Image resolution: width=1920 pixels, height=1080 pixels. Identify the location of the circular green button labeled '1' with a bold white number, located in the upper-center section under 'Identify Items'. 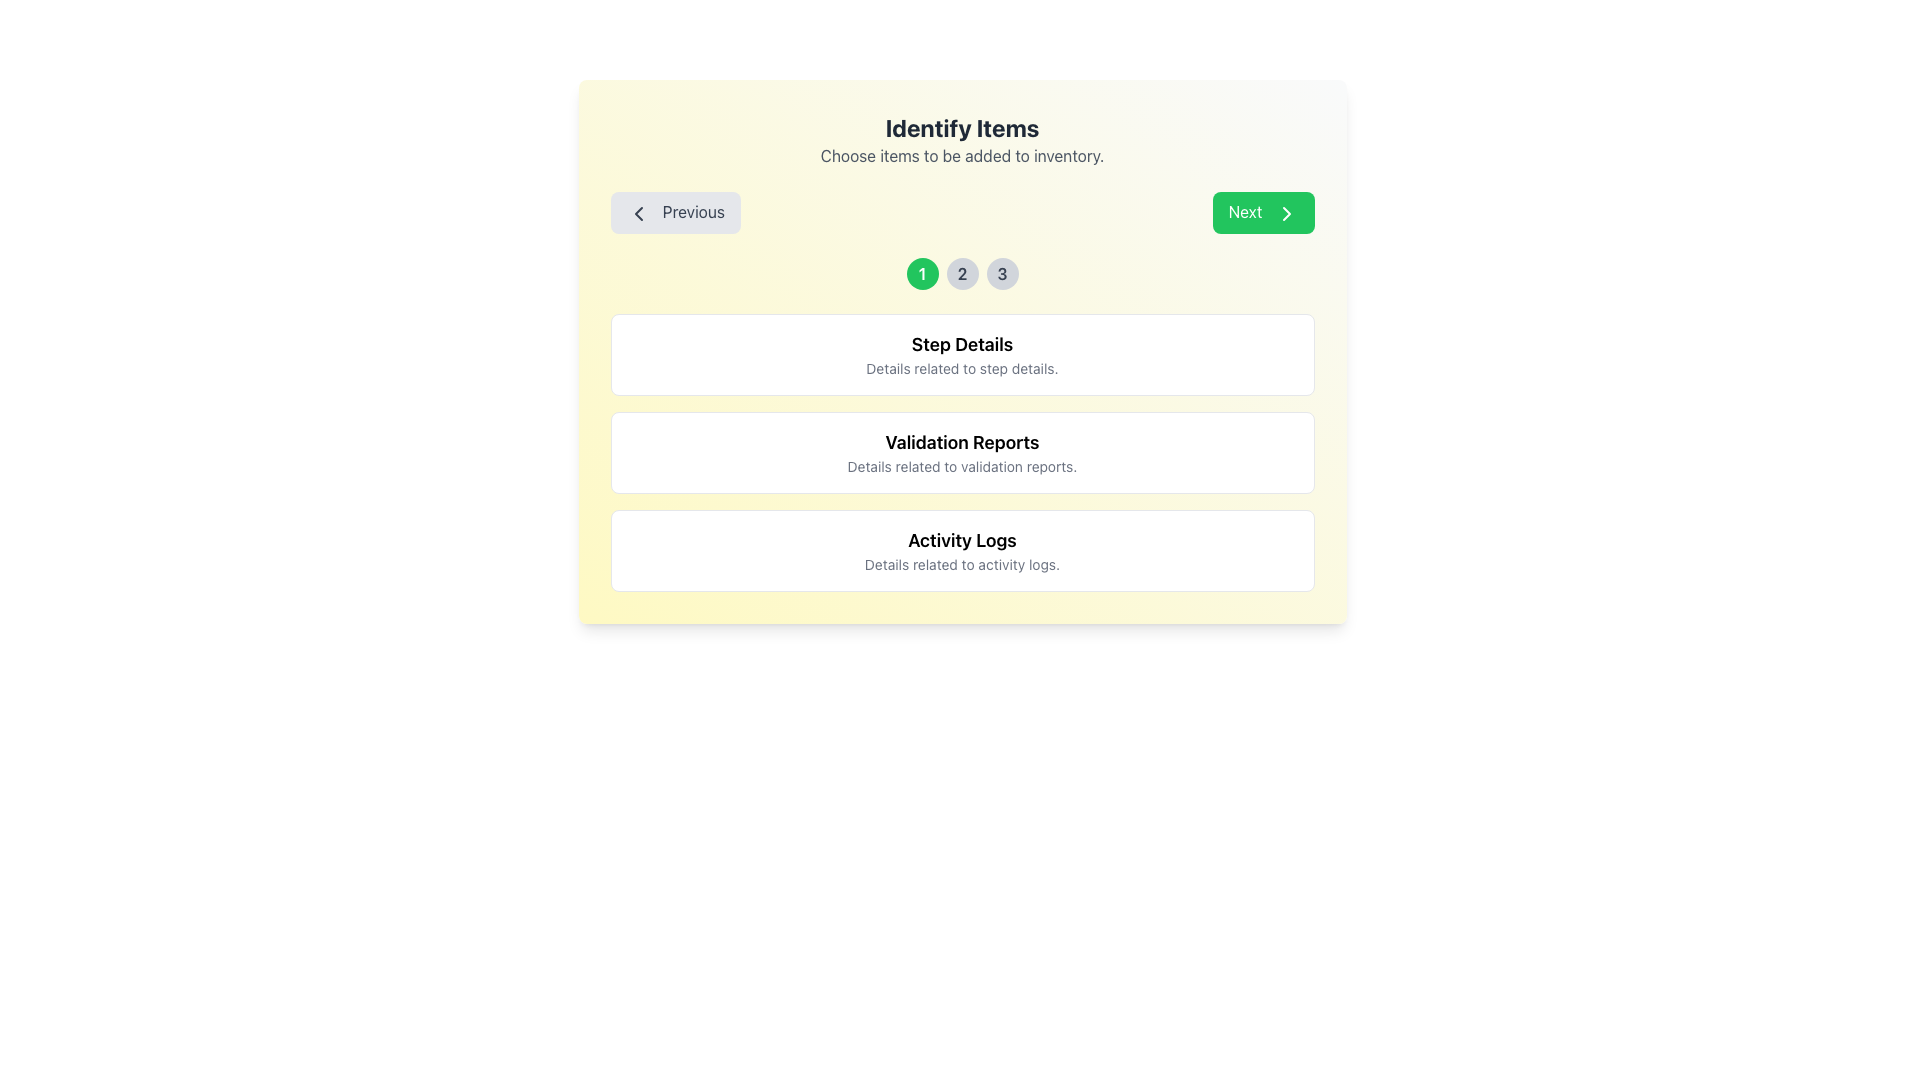
(921, 273).